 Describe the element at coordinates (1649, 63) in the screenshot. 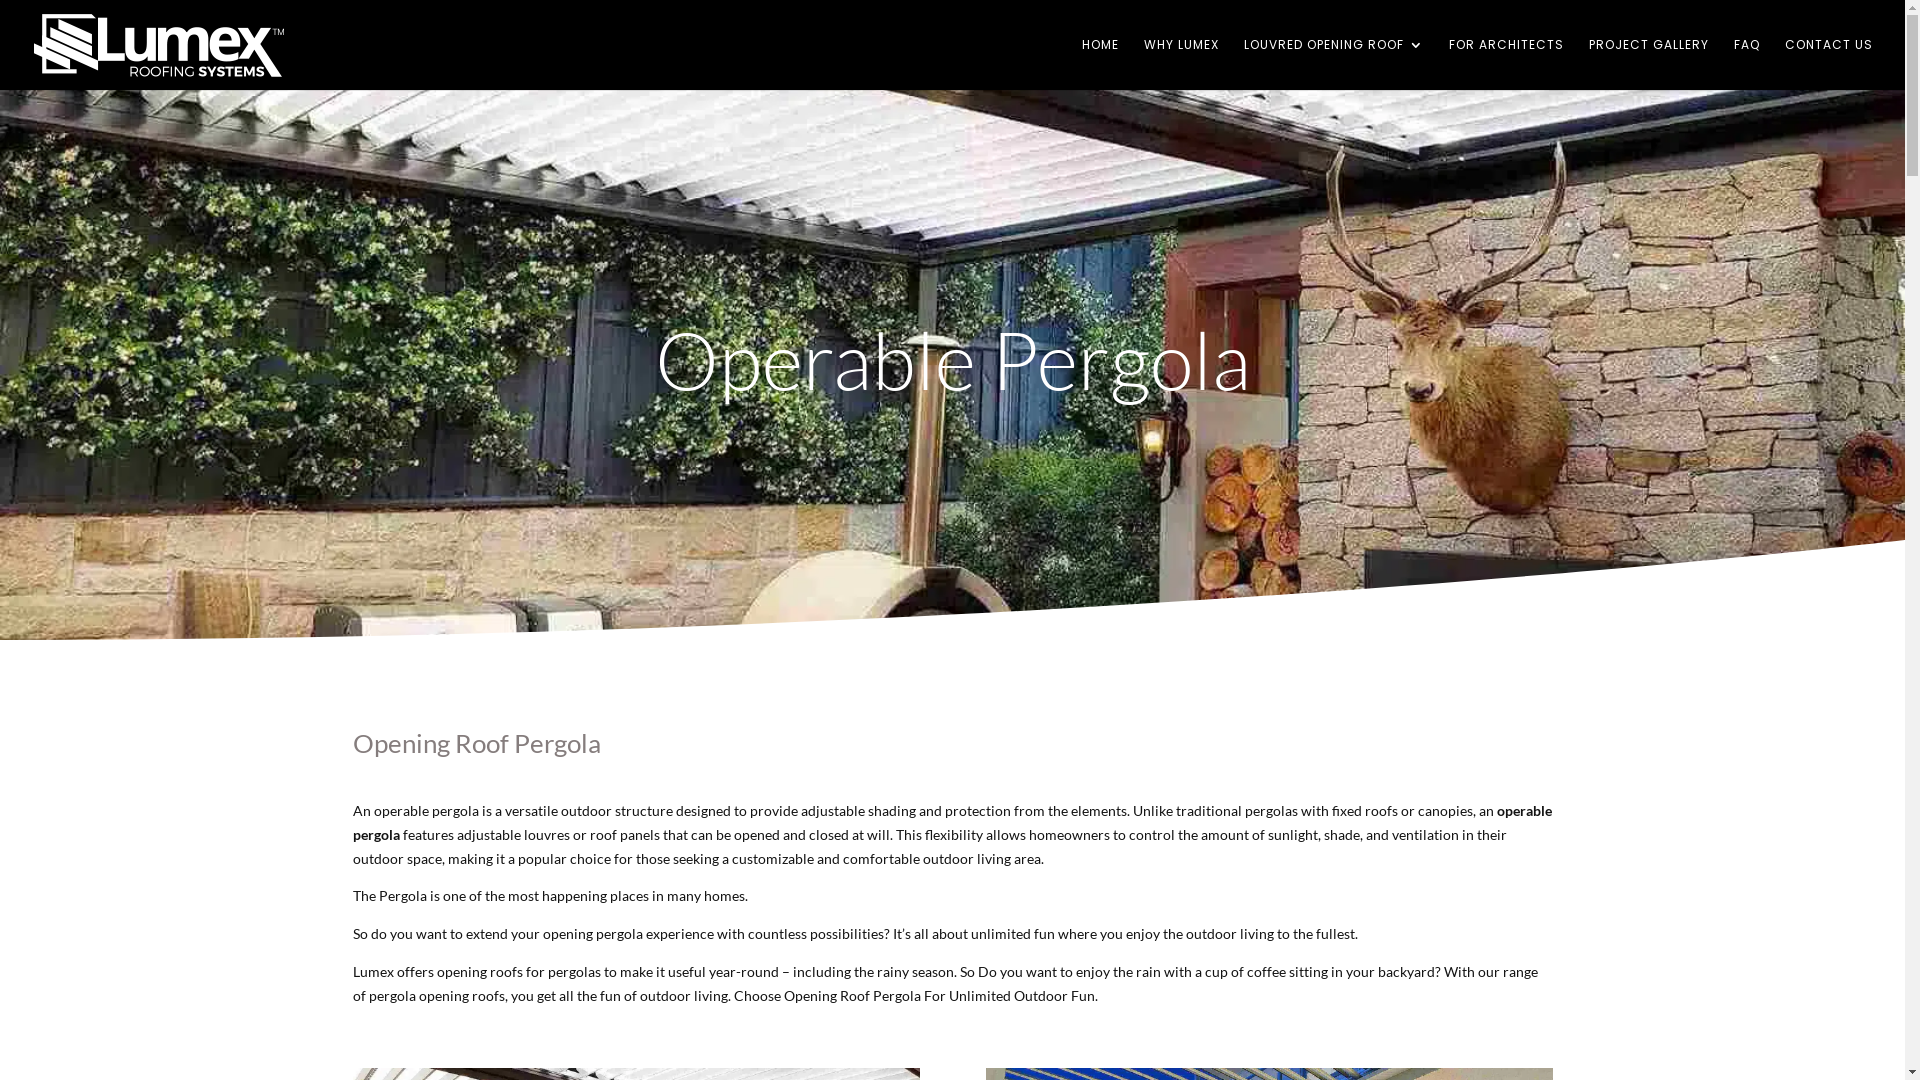

I see `'PROJECT GALLERY'` at that location.